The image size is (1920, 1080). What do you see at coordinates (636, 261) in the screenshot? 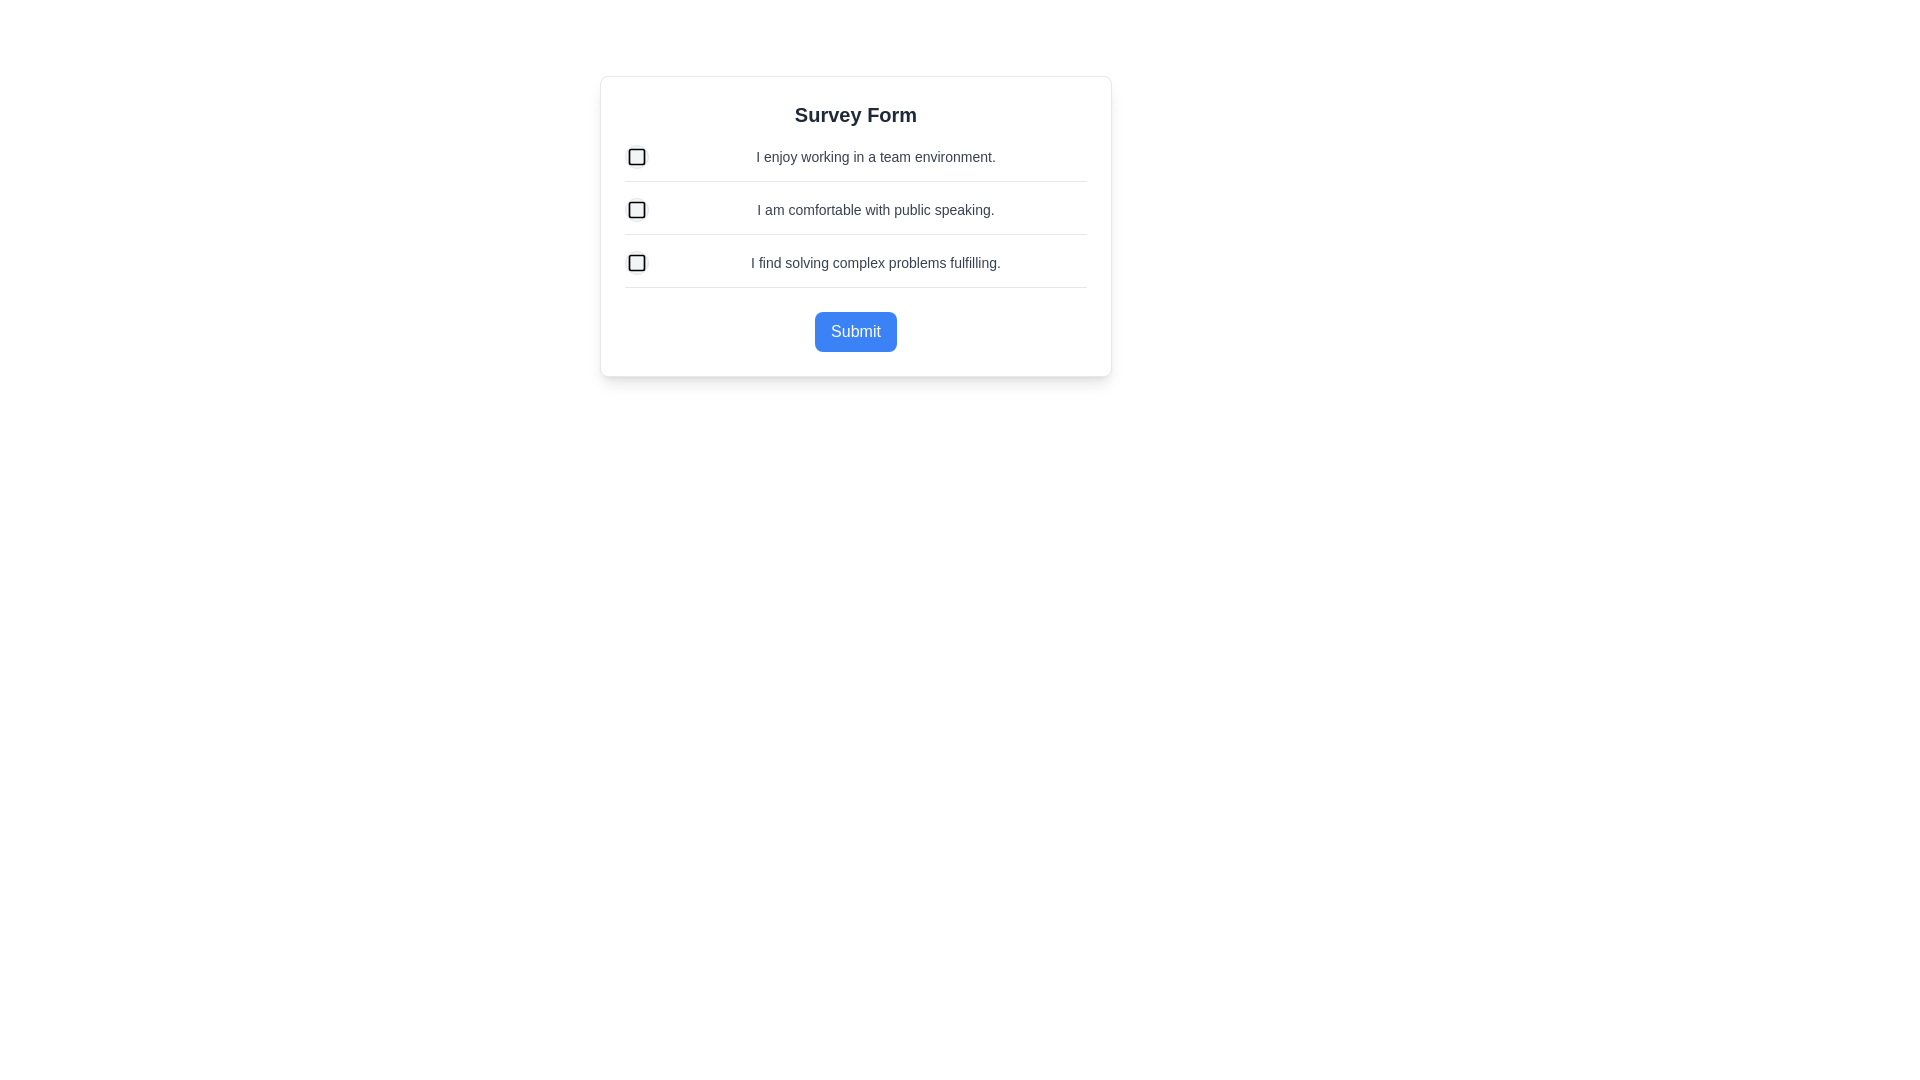
I see `the checkbox associated with the survey option 'I find solving complex problems fulfilling.'` at bounding box center [636, 261].